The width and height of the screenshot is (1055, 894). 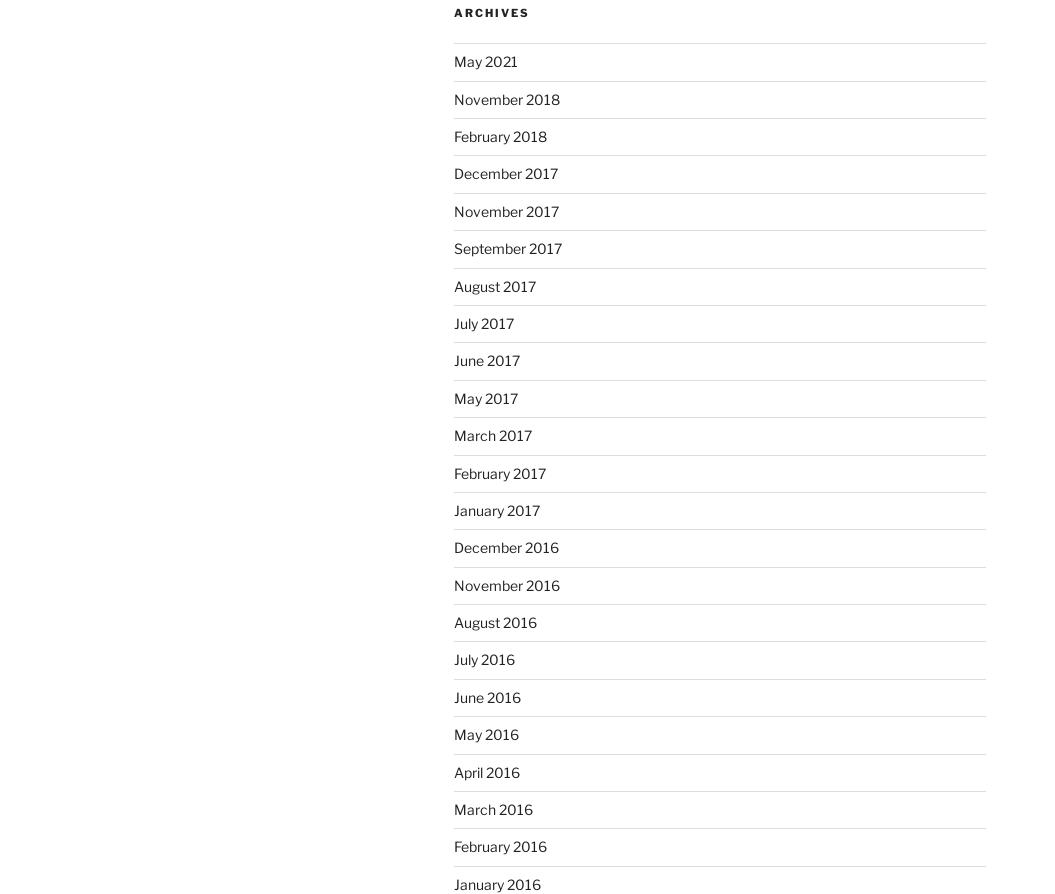 I want to click on 'Archives', so click(x=452, y=11).